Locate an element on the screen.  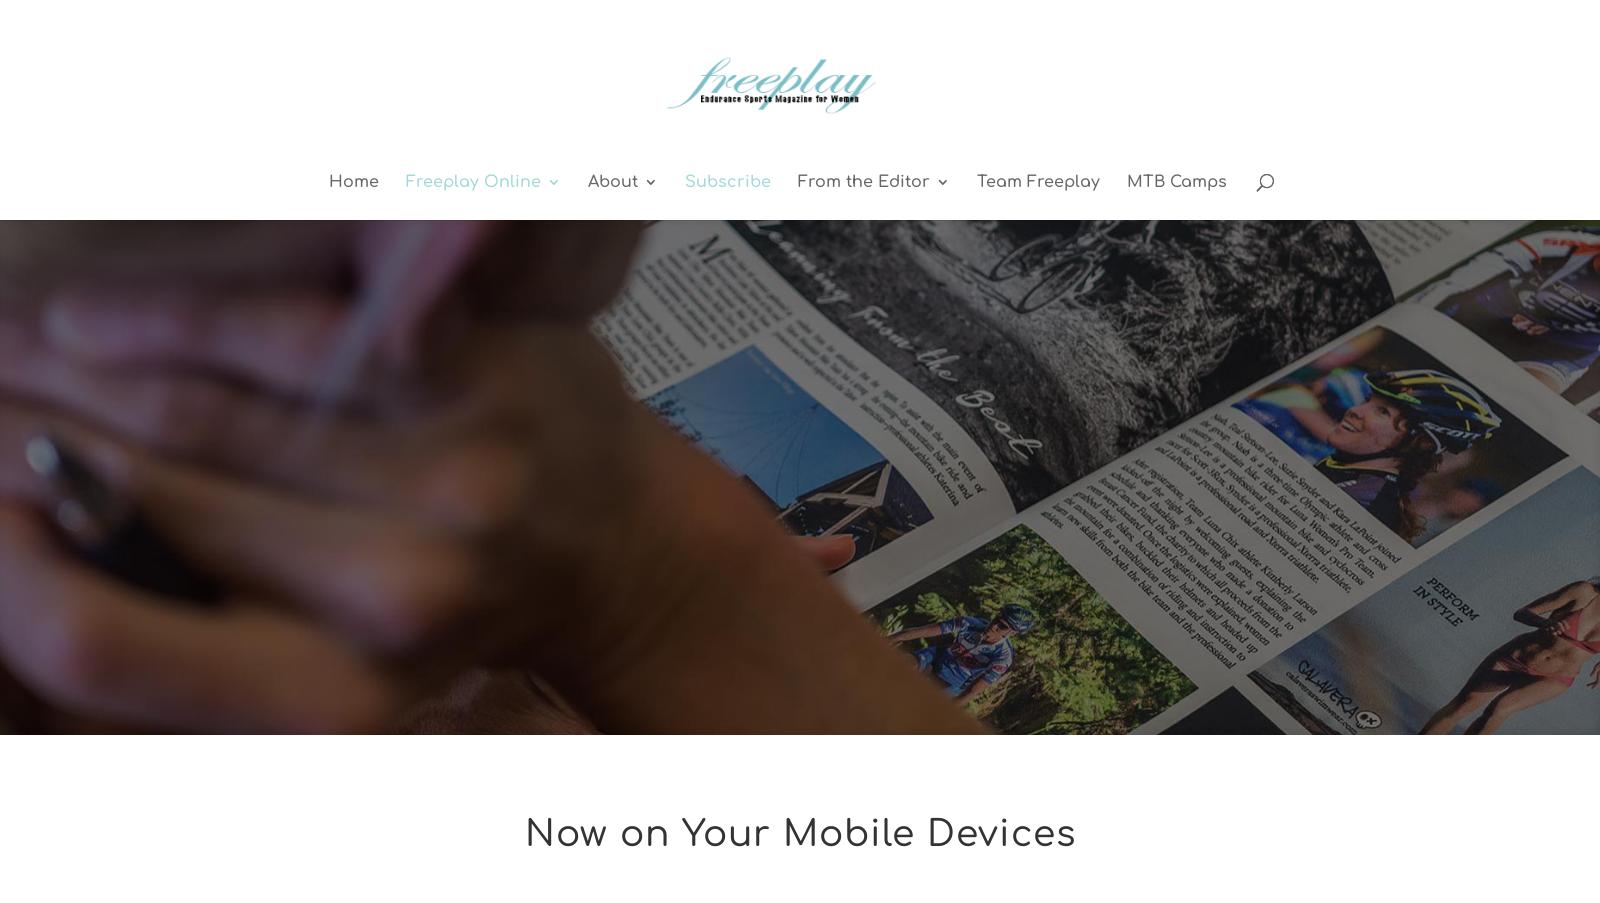
'MTB Camps' is located at coordinates (1125, 181).